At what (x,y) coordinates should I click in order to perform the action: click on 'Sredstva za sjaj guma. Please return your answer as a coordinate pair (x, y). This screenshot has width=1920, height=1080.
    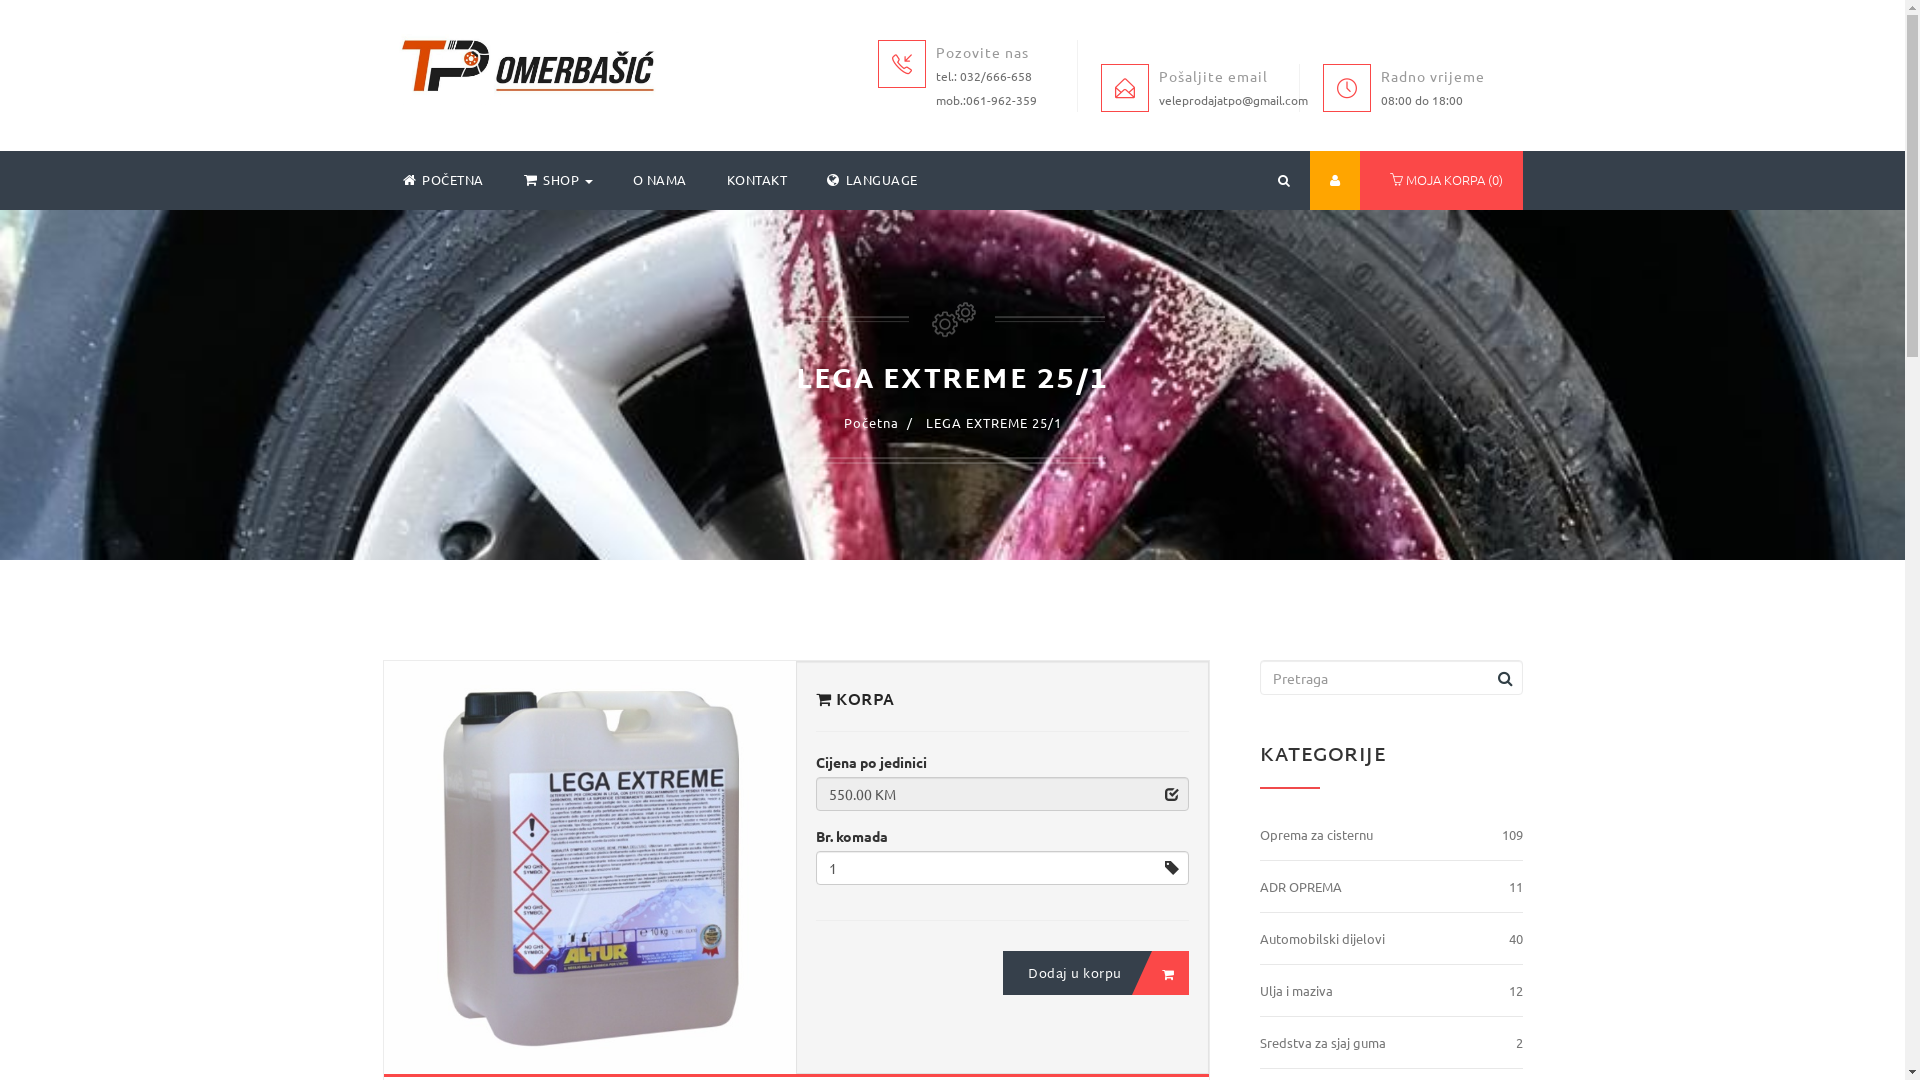
    Looking at the image, I should click on (1390, 1042).